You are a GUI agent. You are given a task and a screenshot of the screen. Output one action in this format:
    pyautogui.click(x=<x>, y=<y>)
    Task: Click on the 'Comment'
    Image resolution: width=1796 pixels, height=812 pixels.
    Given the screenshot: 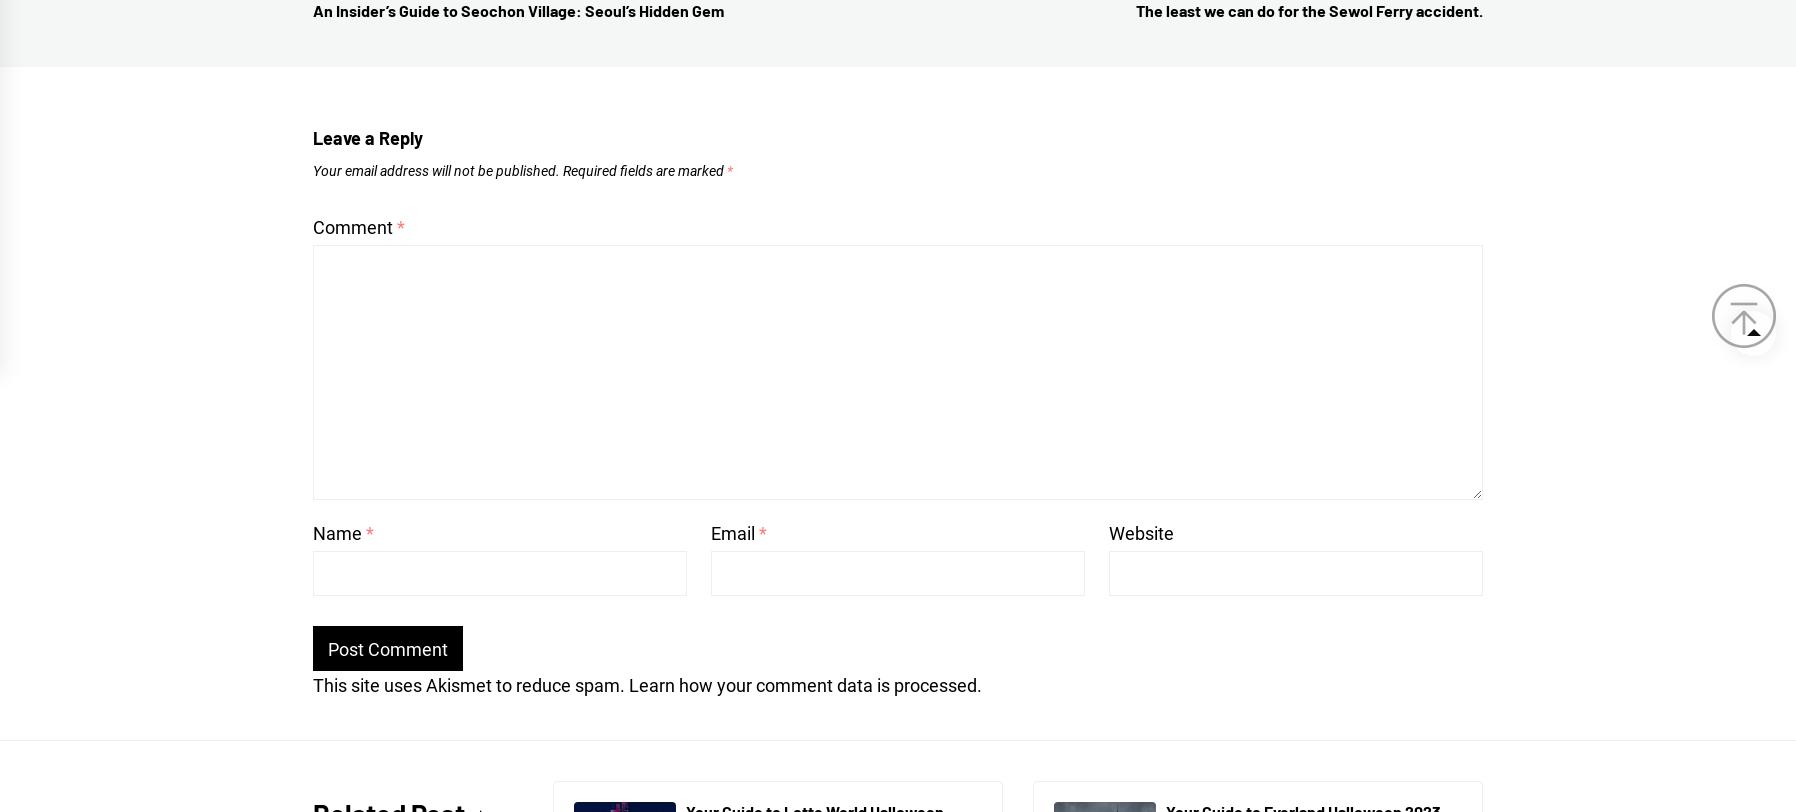 What is the action you would take?
    pyautogui.click(x=313, y=227)
    